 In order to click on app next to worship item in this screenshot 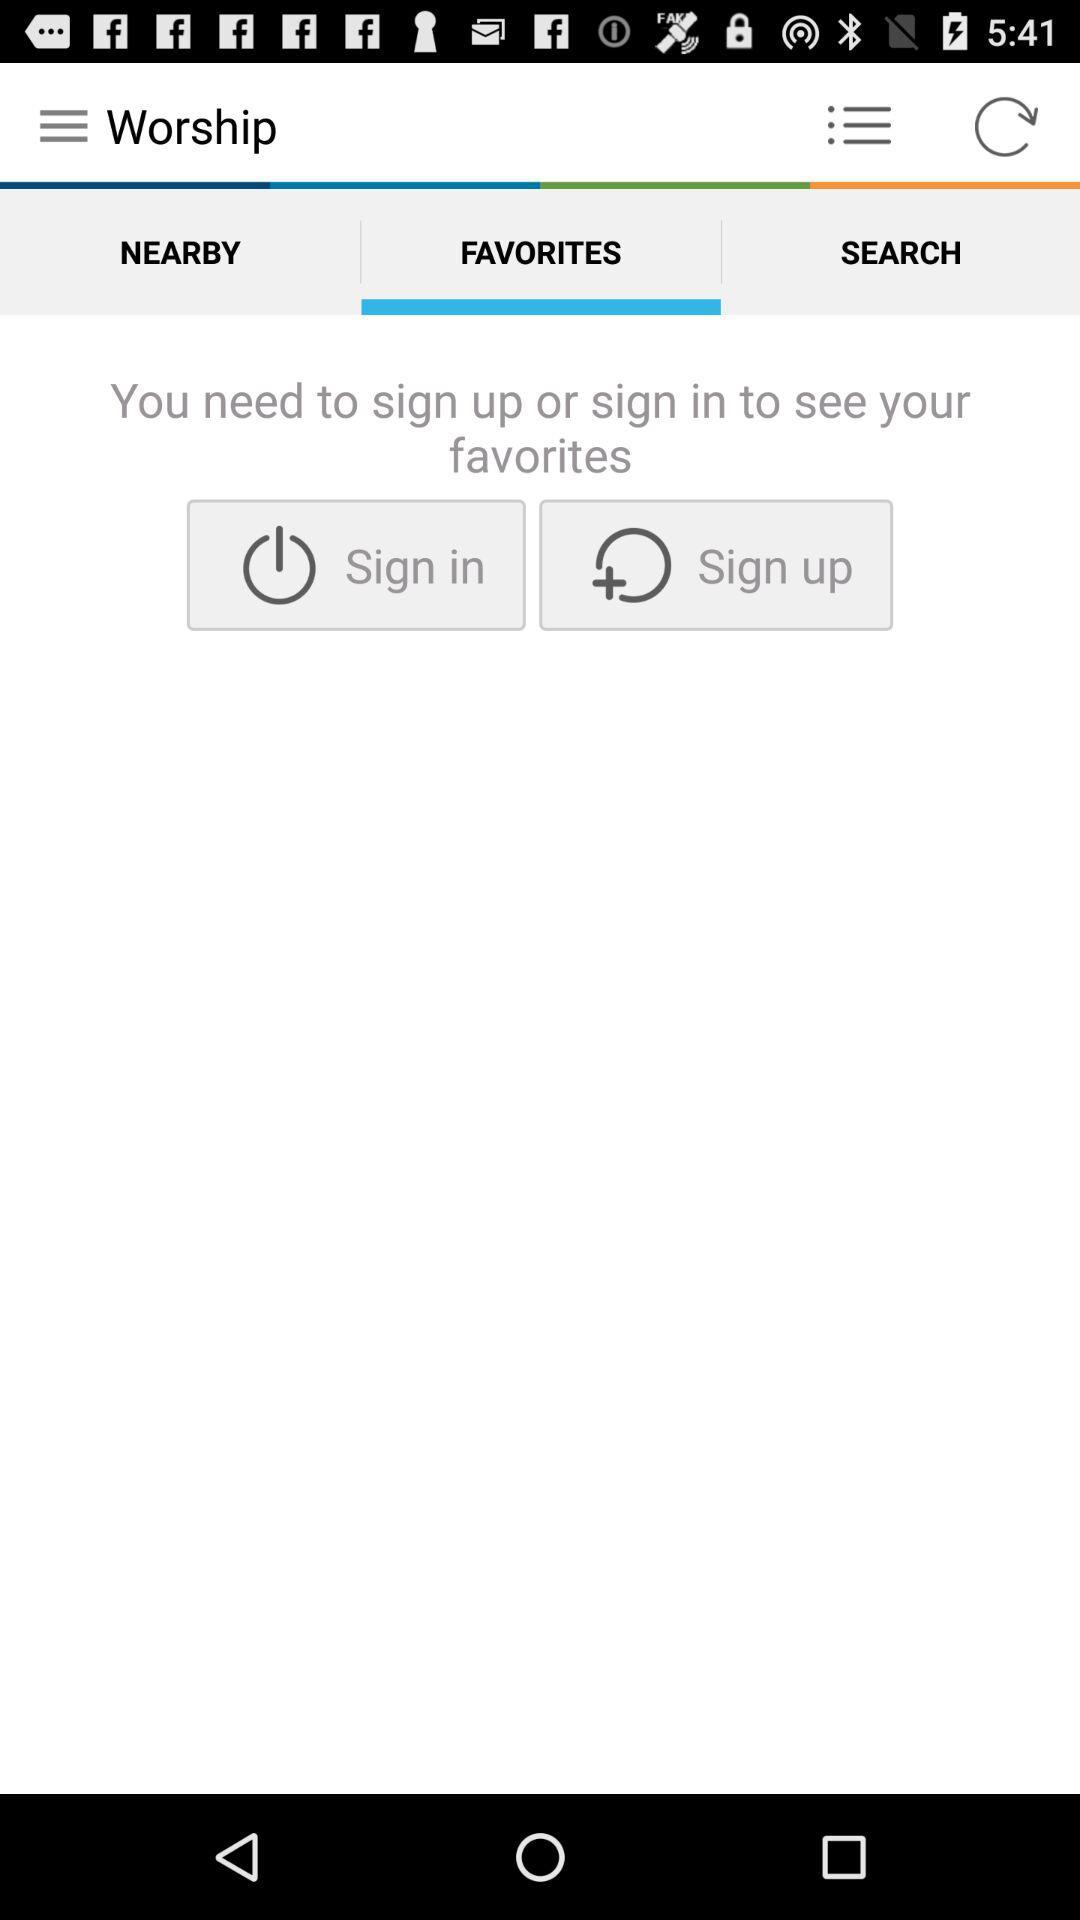, I will do `click(858, 124)`.